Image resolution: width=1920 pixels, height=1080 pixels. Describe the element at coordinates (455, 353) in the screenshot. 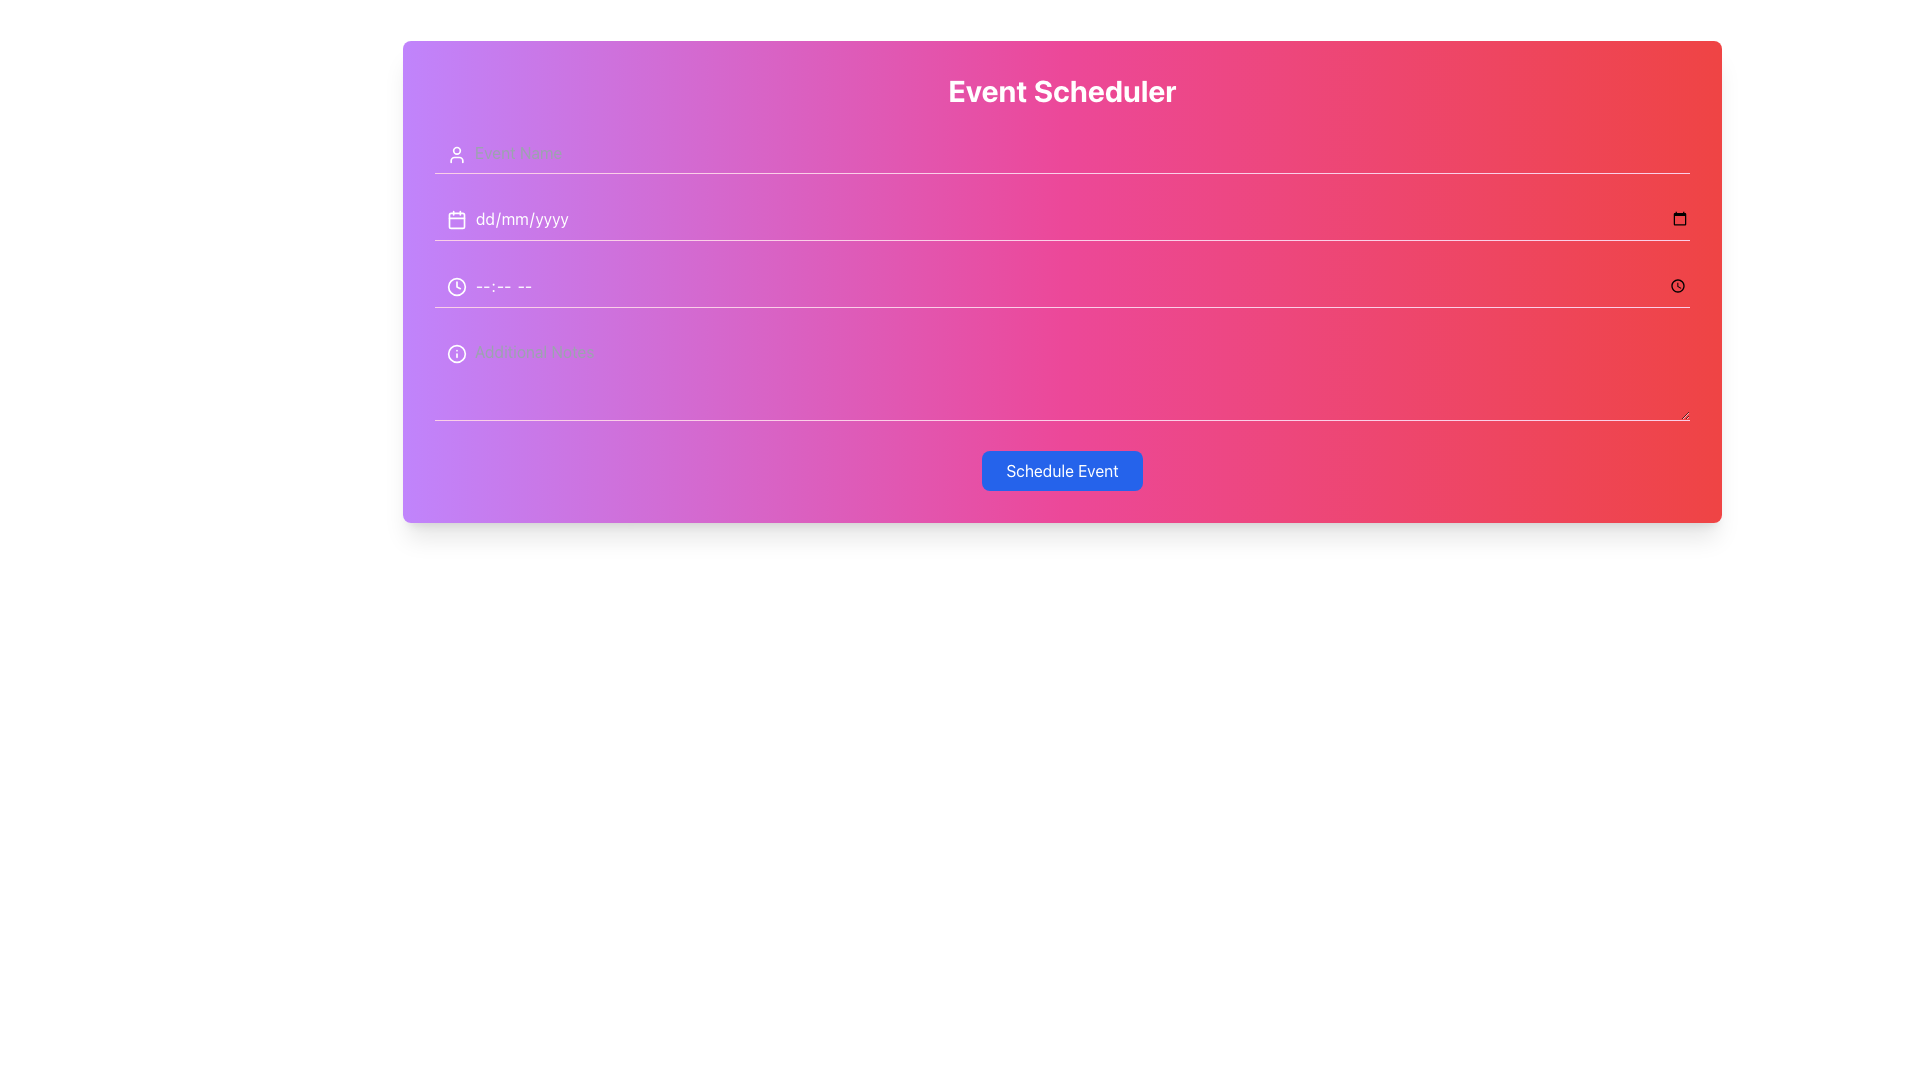

I see `the radial graphical element of the information icon located above the additional notes input field in the event scheduler interface` at that location.